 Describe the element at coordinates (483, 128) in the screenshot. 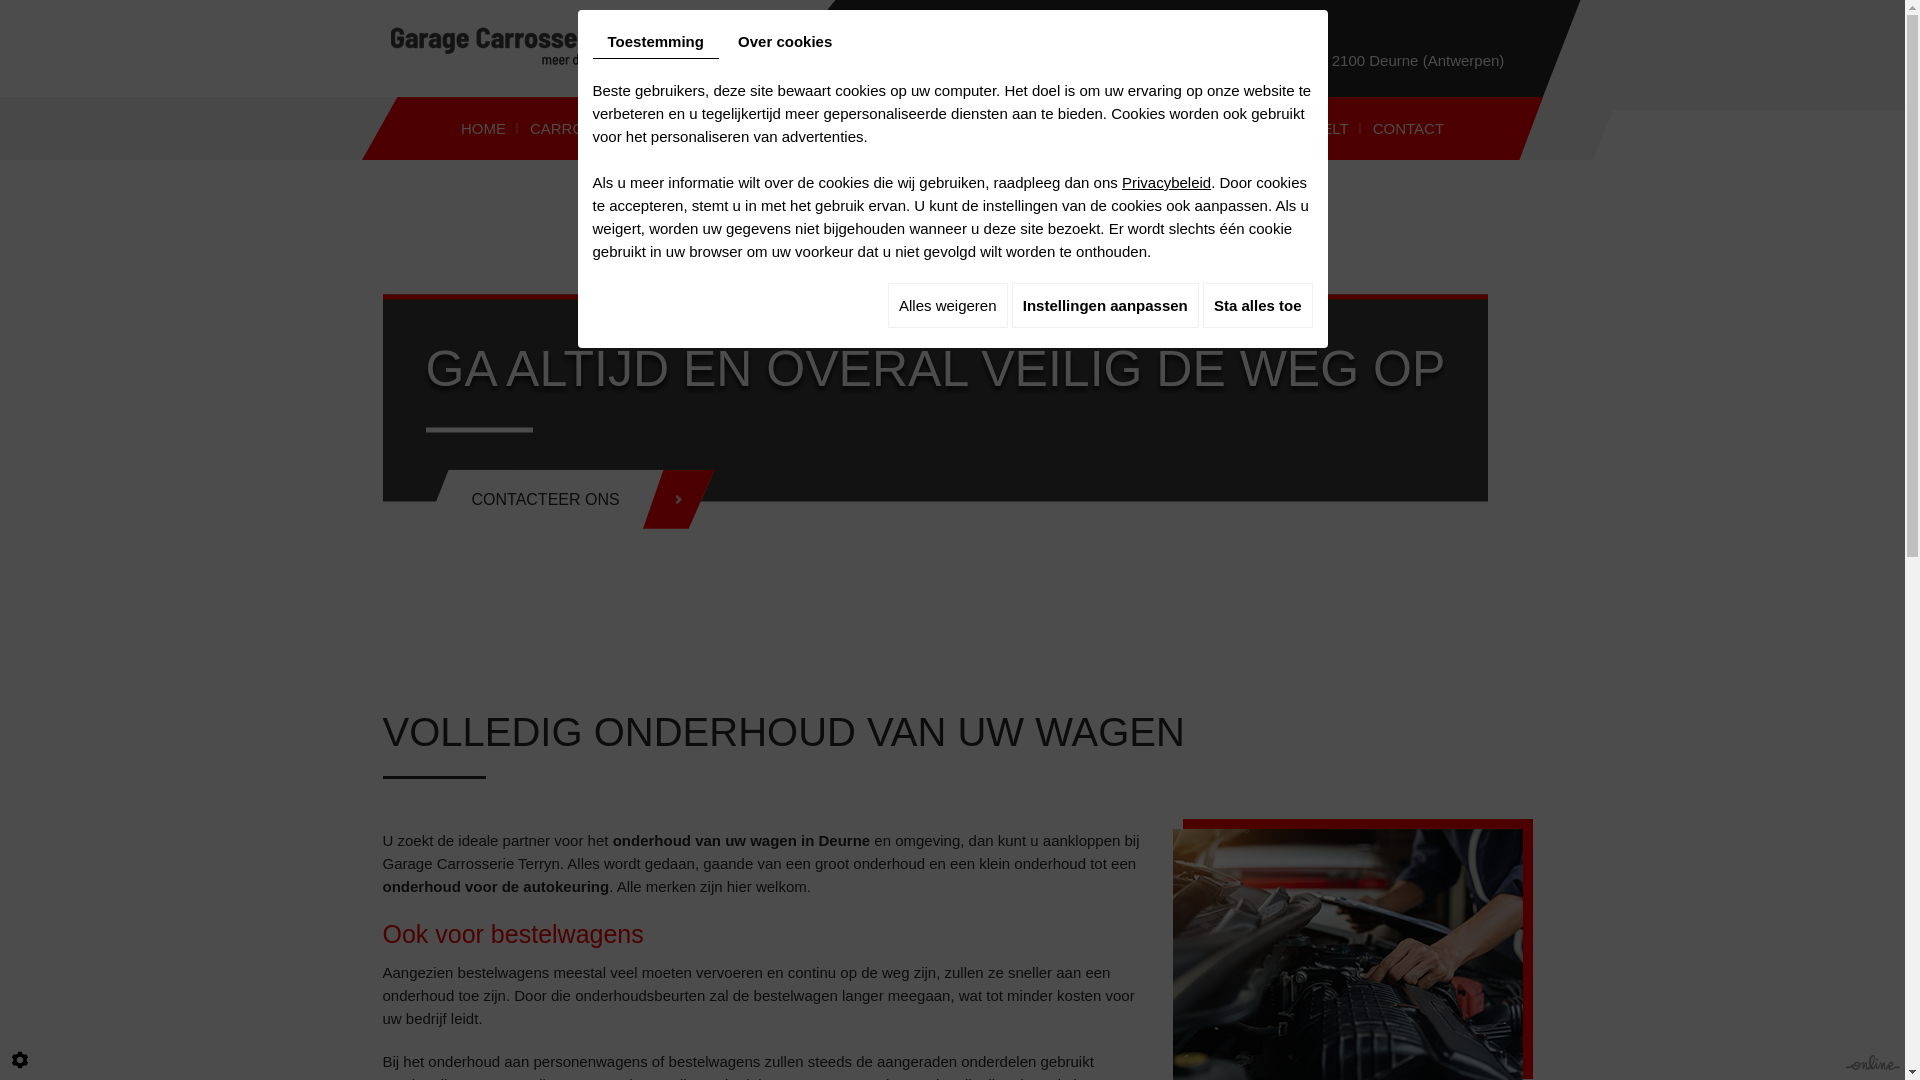

I see `'HOME'` at that location.